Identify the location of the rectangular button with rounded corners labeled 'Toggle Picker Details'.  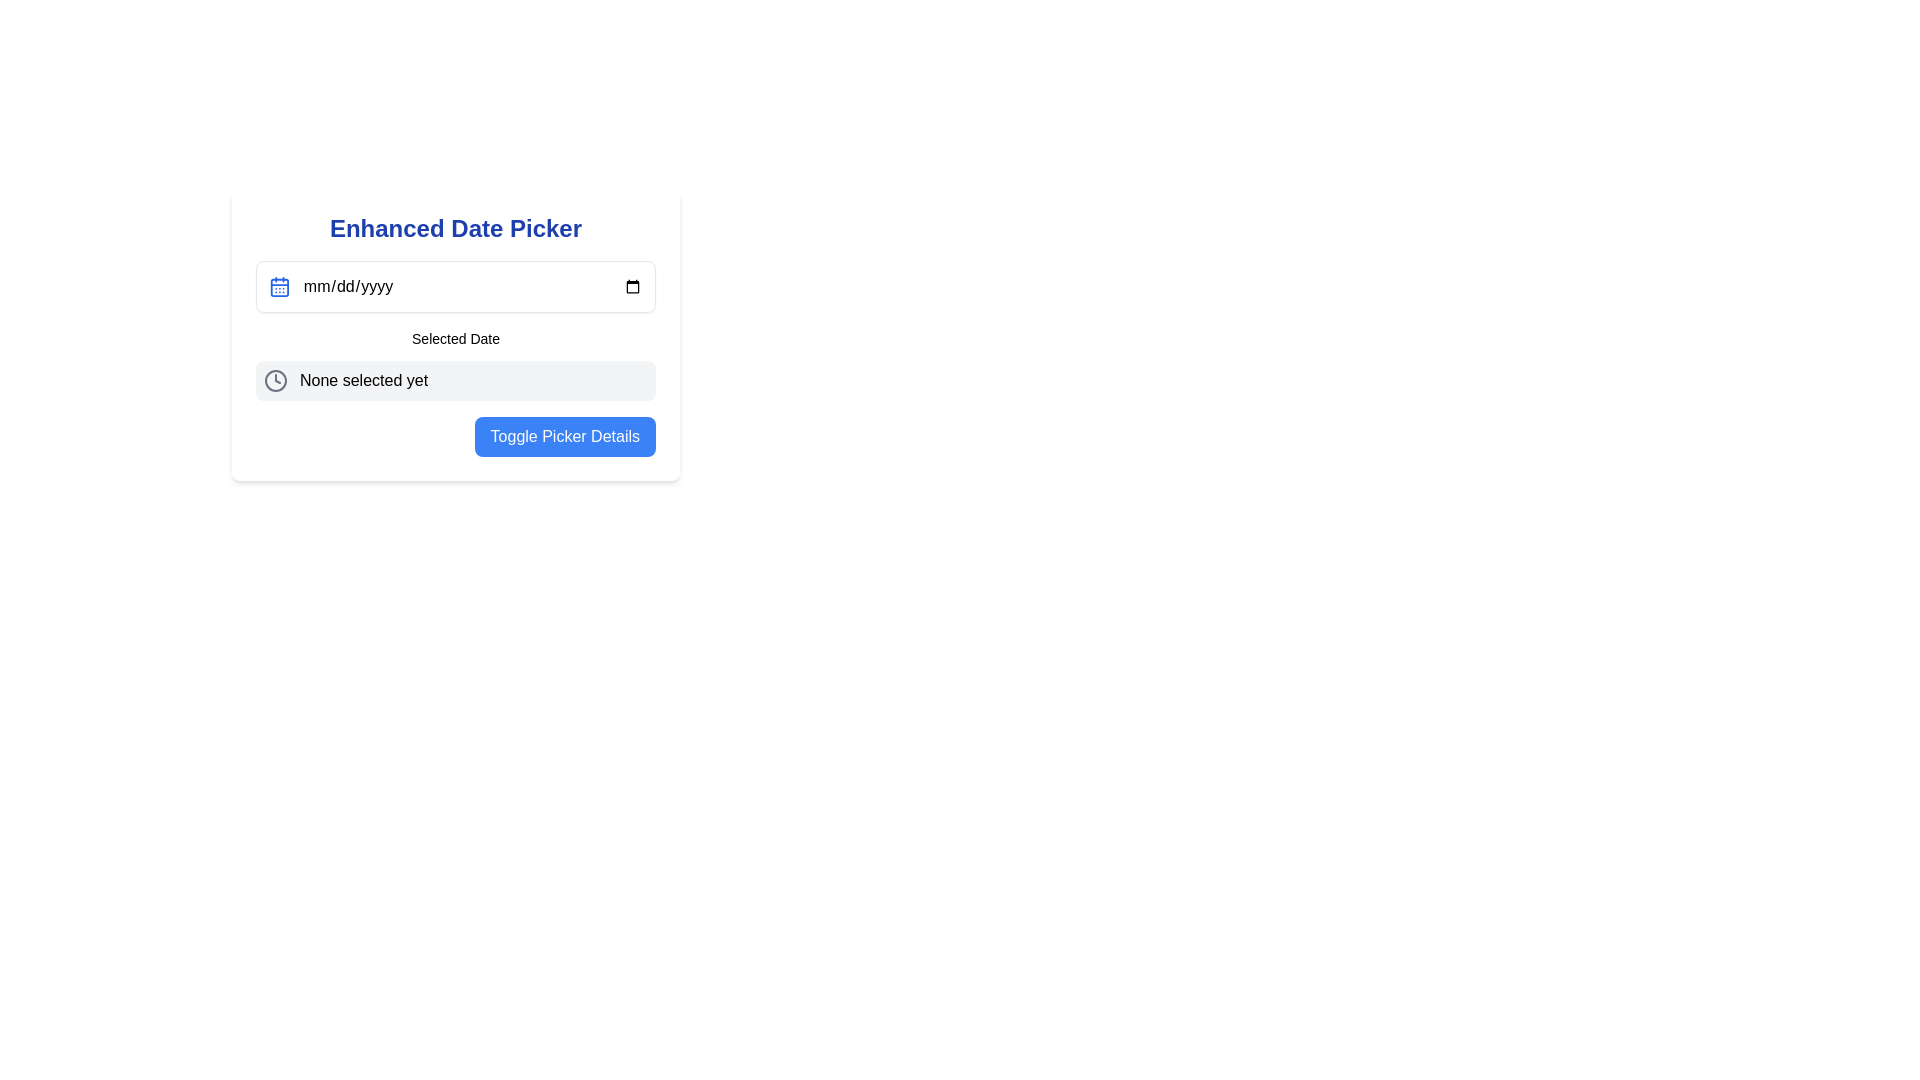
(564, 435).